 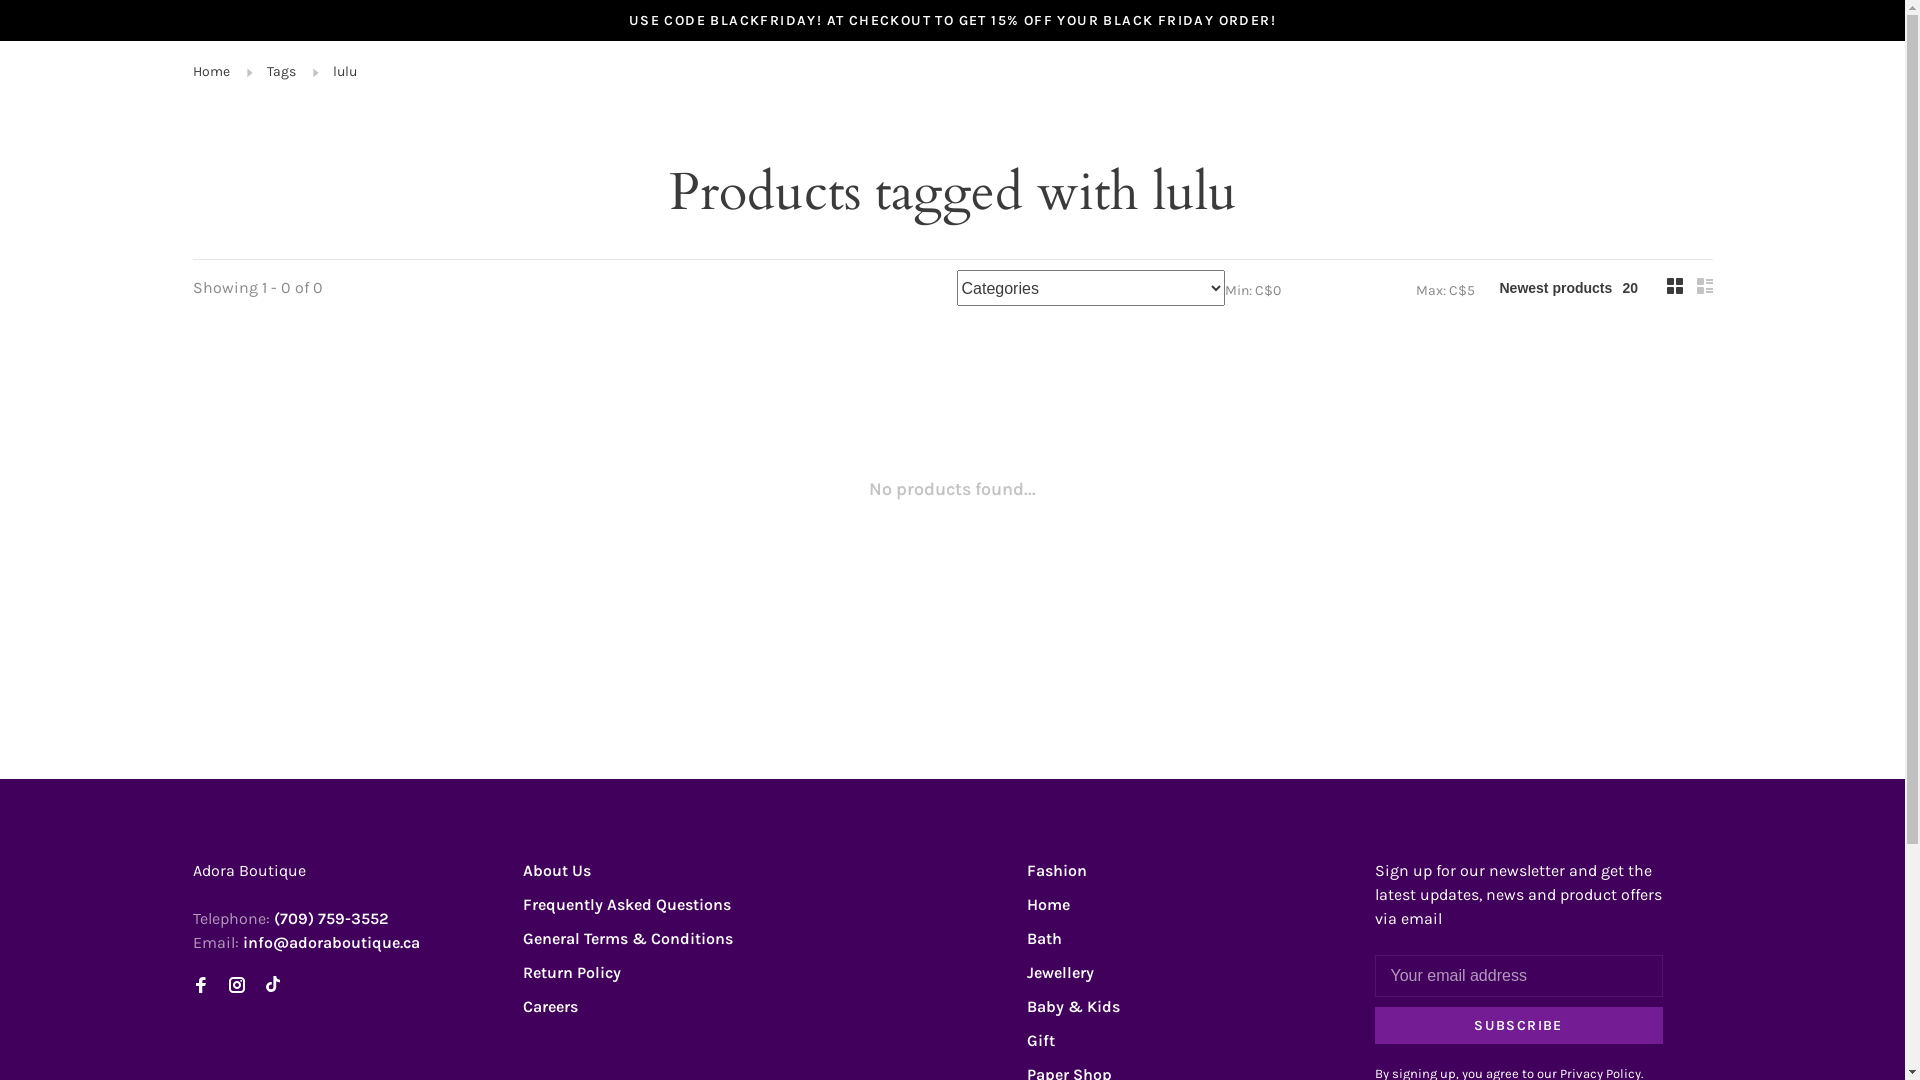 What do you see at coordinates (304, 942) in the screenshot?
I see `'Email: info@adoraboutique.ca'` at bounding box center [304, 942].